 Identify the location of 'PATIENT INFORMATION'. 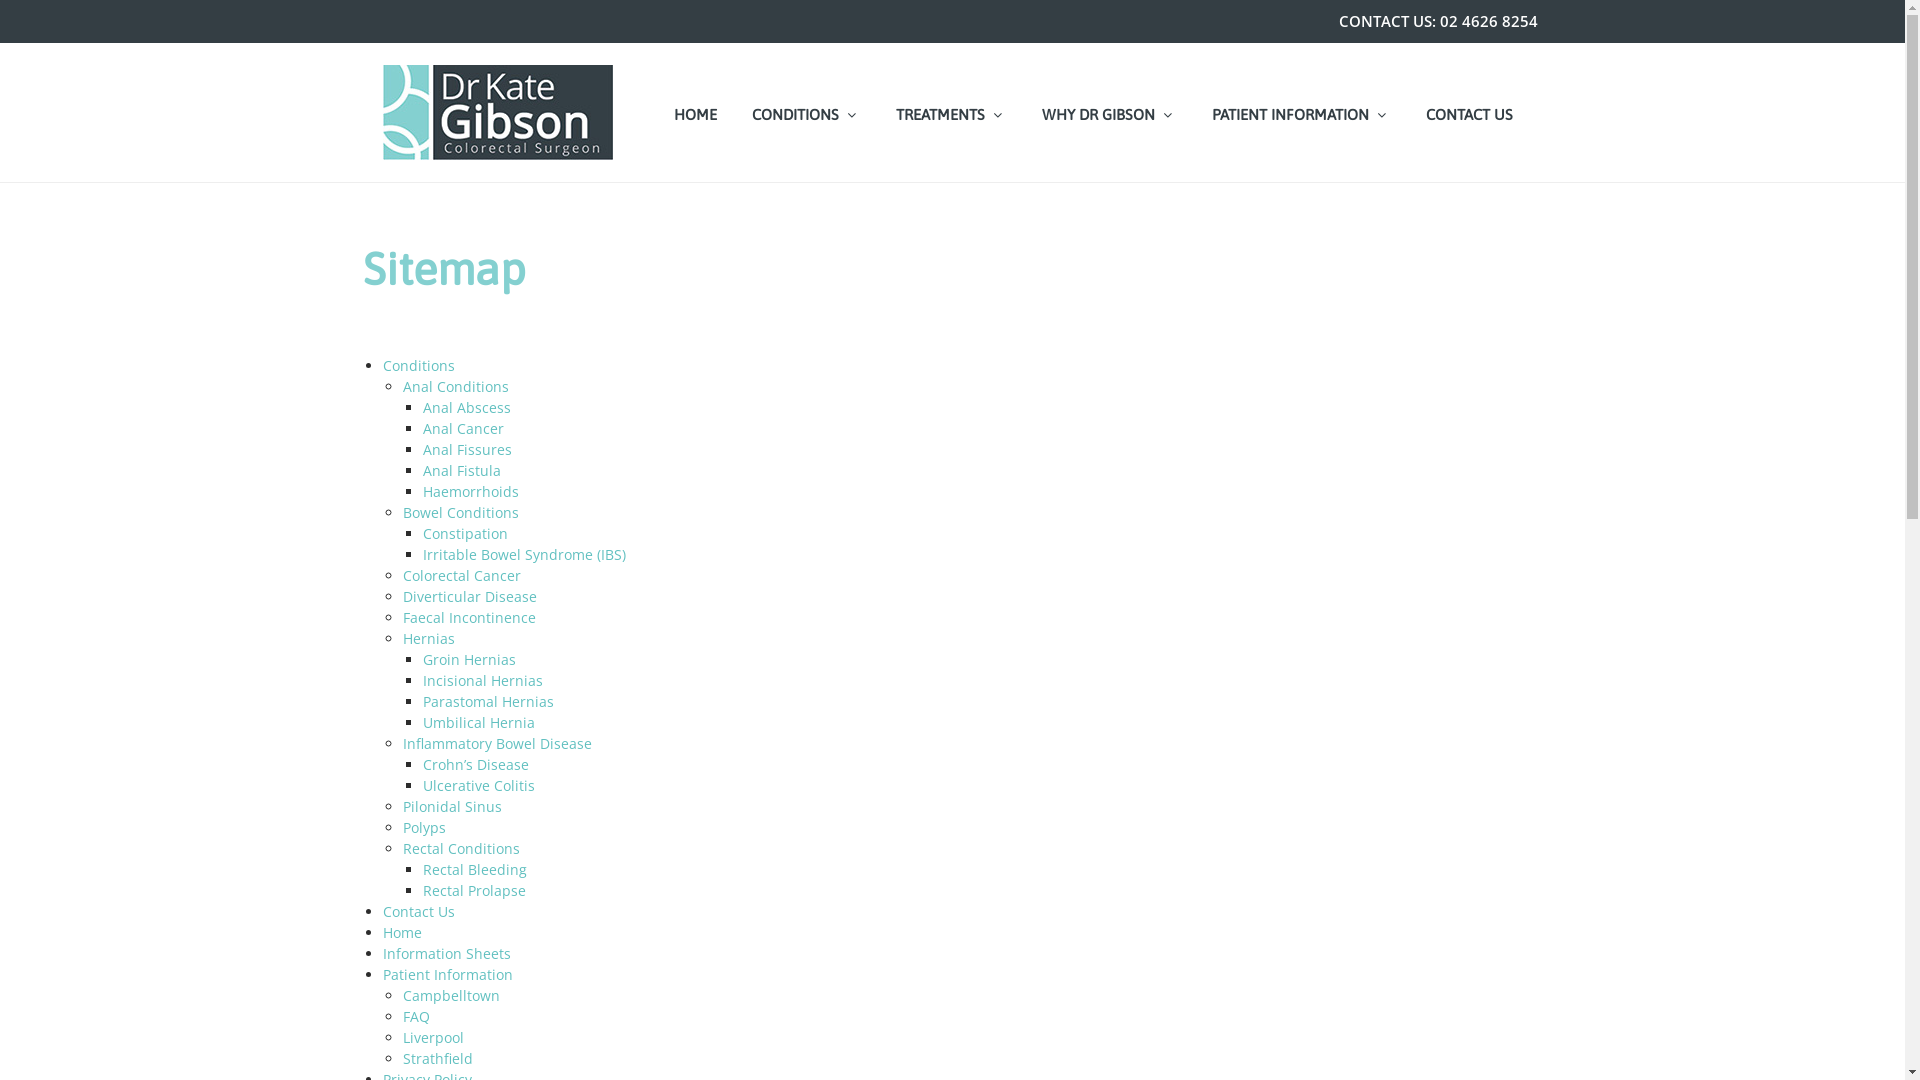
(1200, 112).